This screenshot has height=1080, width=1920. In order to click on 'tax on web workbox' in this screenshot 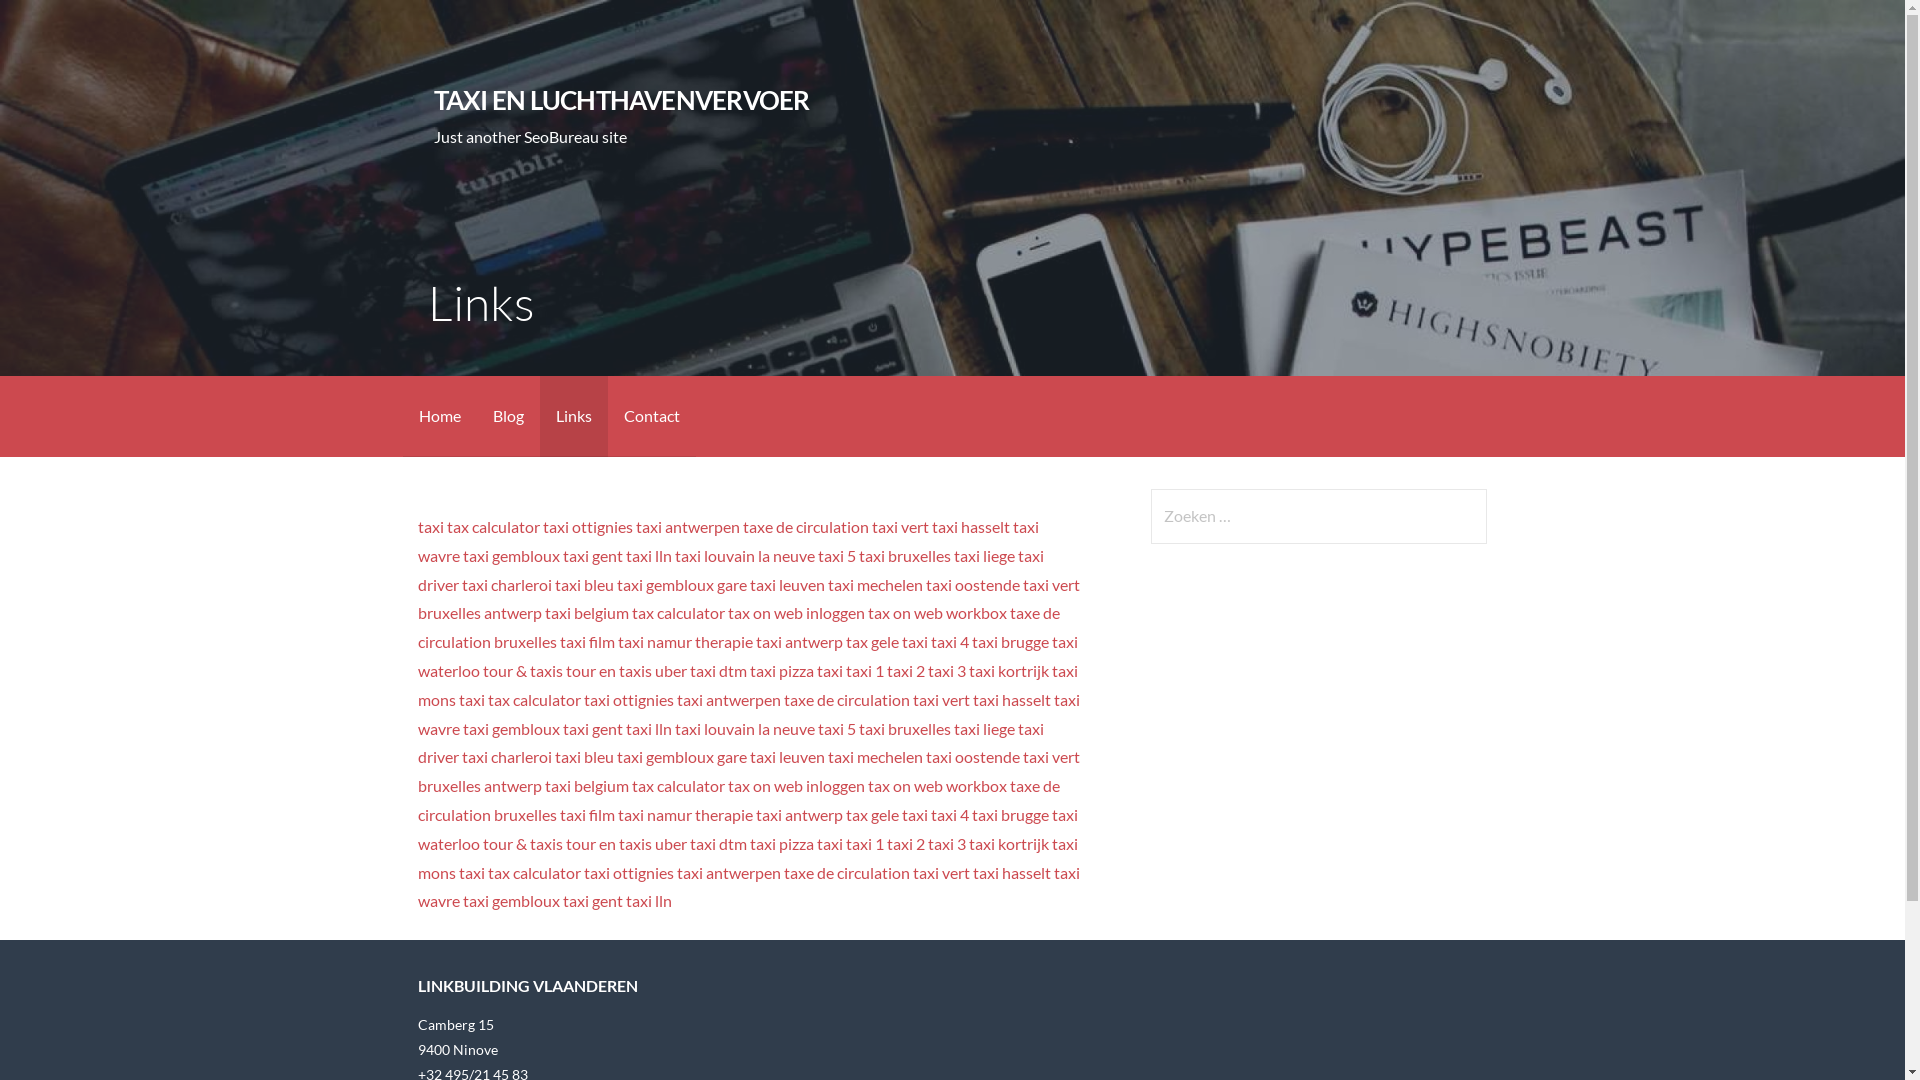, I will do `click(936, 611)`.